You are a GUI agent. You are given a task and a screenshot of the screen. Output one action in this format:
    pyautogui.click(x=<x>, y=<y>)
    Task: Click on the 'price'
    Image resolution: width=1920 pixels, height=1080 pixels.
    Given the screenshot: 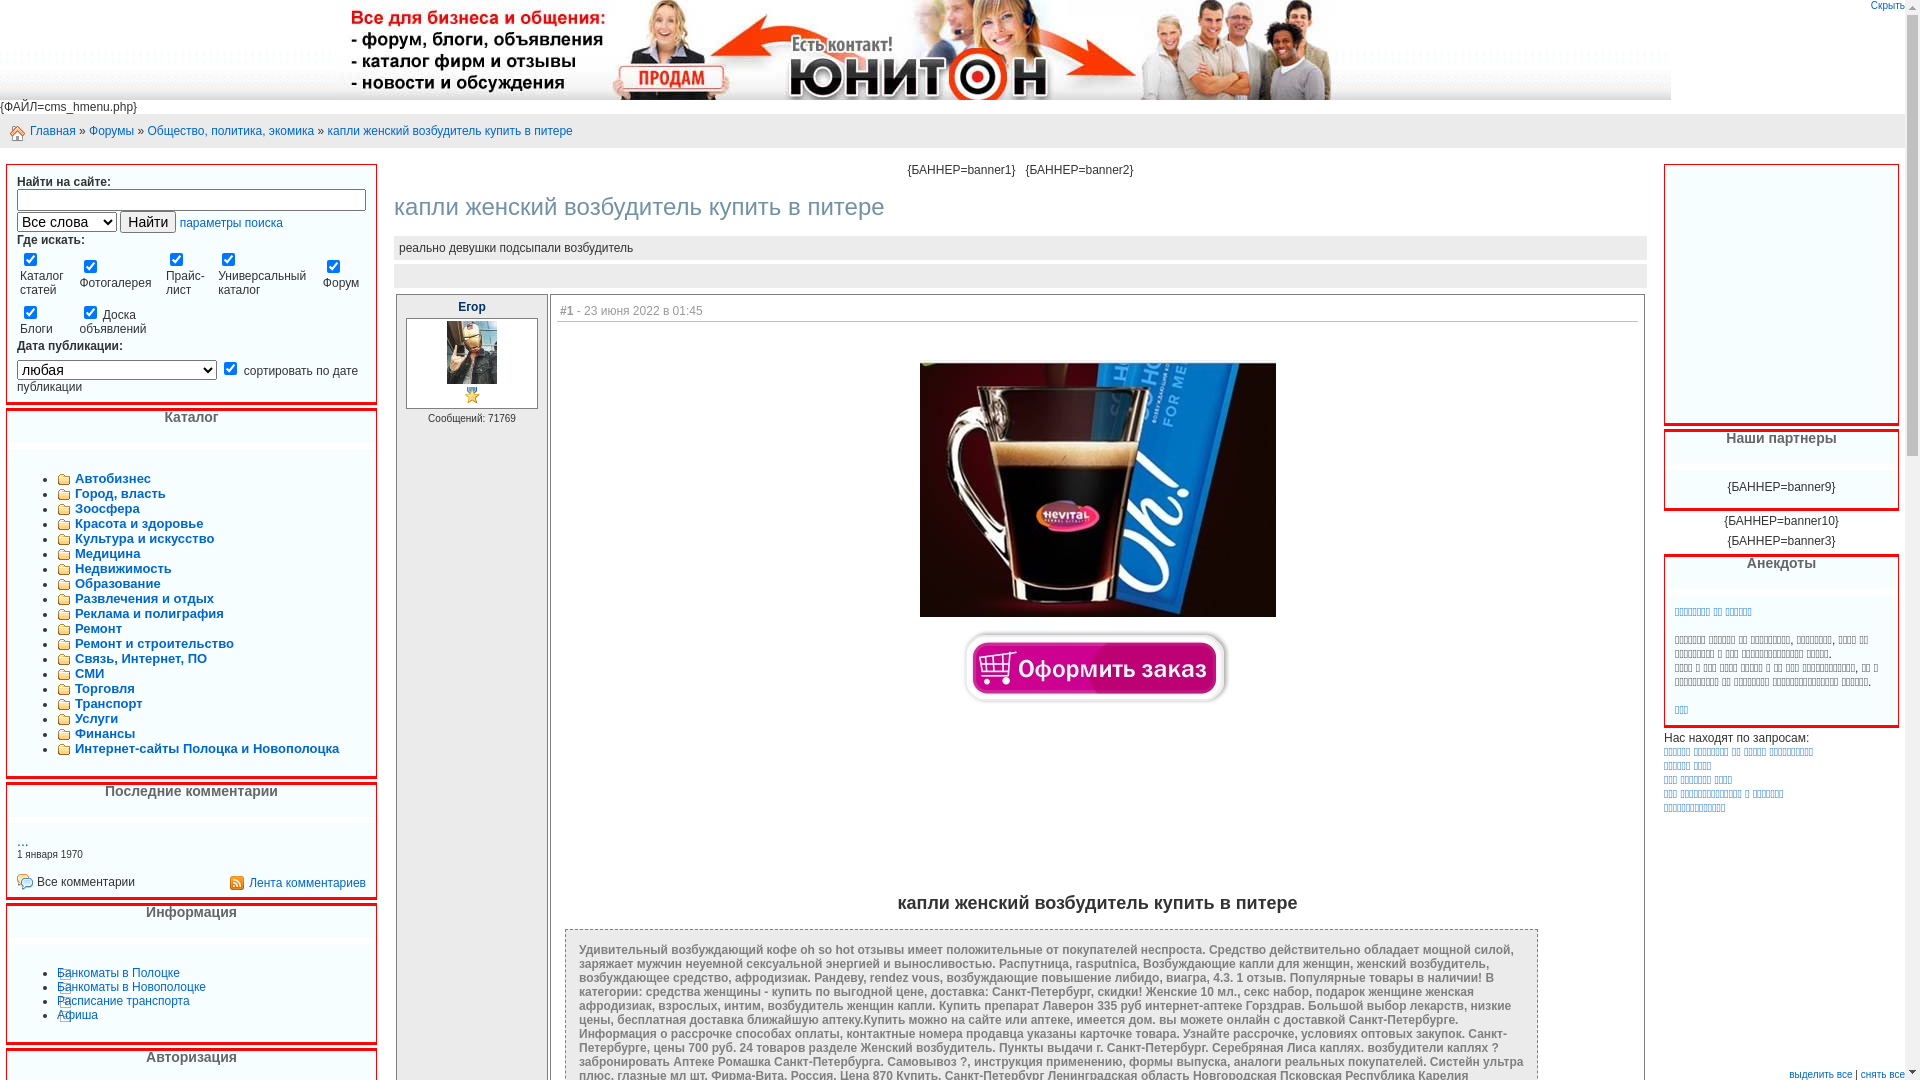 What is the action you would take?
    pyautogui.click(x=169, y=258)
    